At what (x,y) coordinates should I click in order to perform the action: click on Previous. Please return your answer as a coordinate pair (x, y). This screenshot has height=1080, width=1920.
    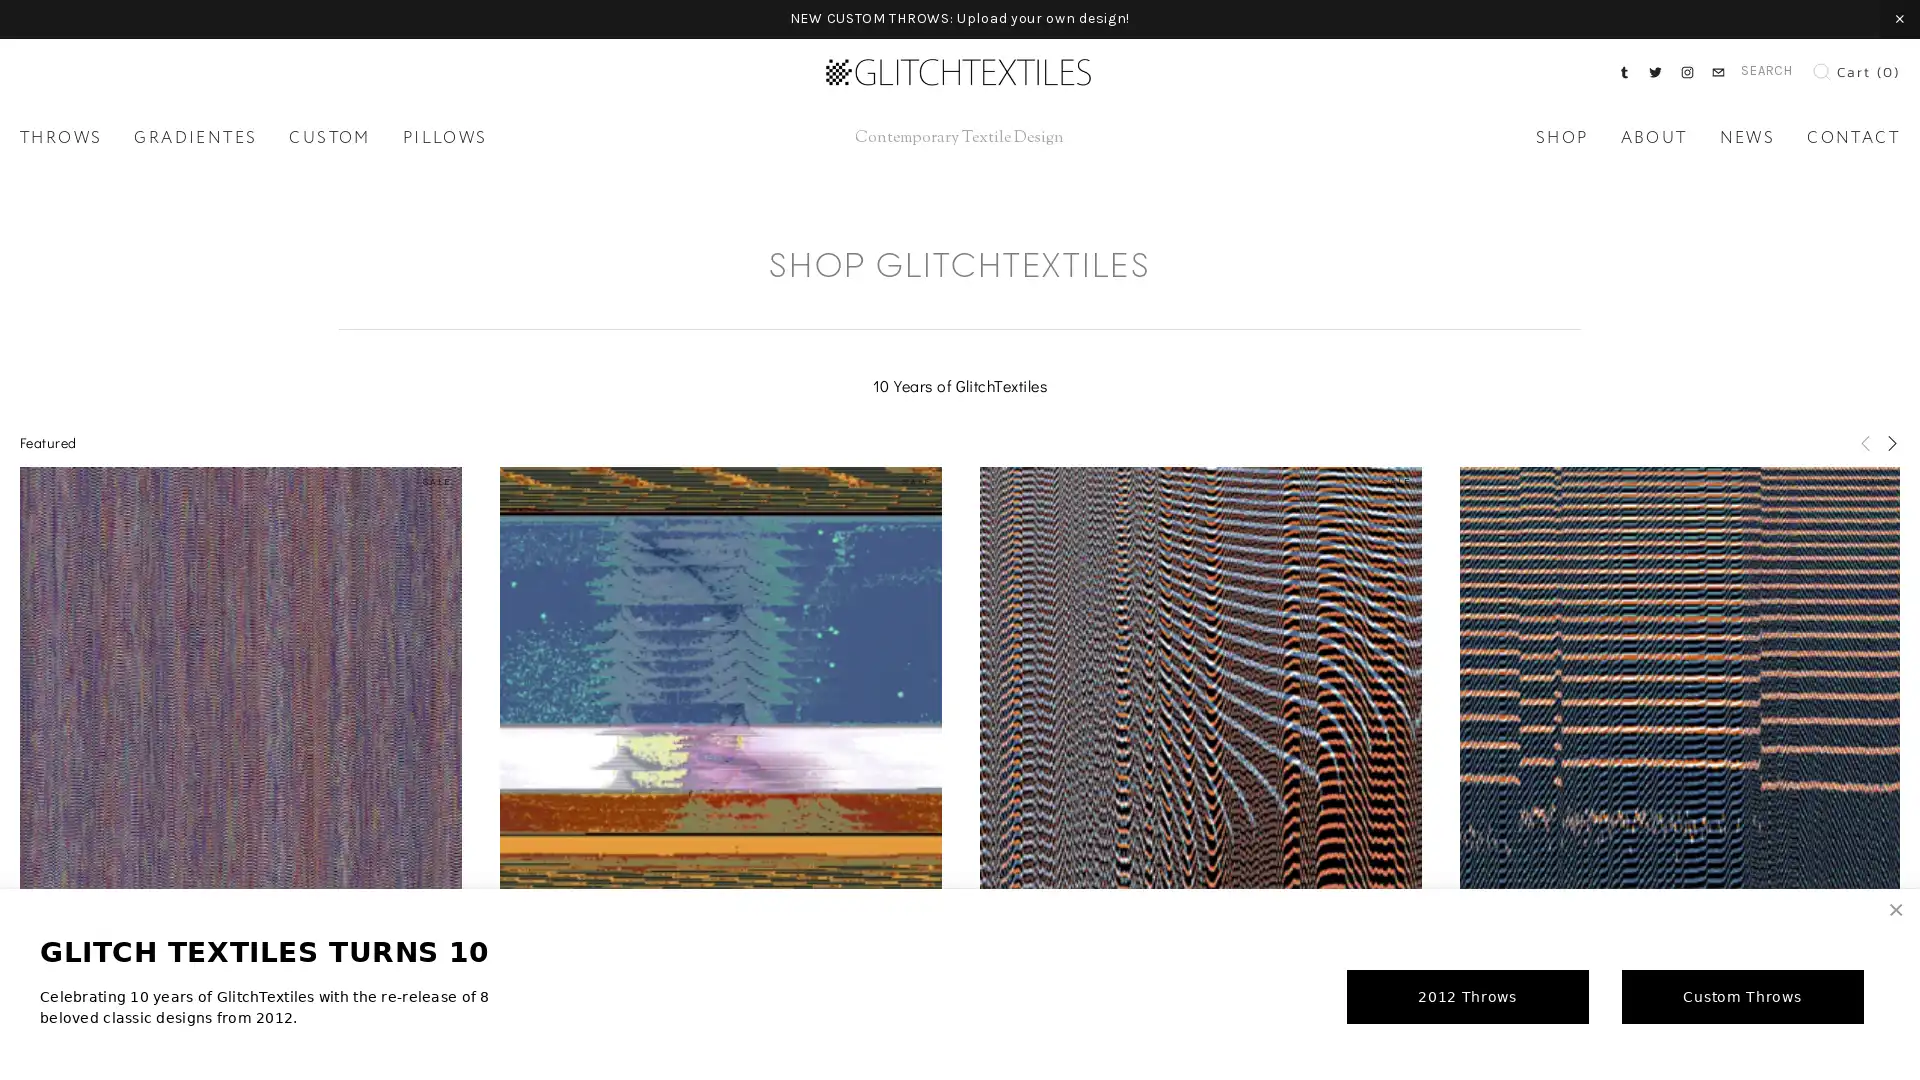
    Looking at the image, I should click on (1865, 441).